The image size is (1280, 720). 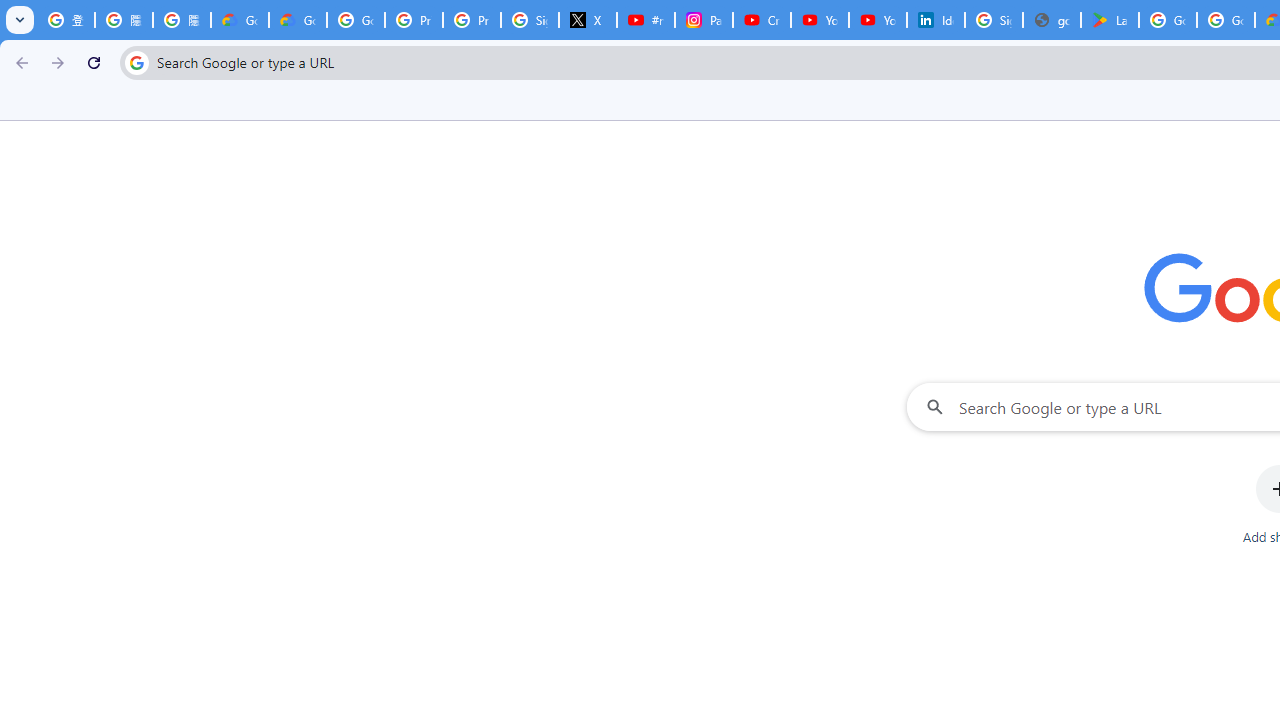 What do you see at coordinates (645, 20) in the screenshot?
I see `'#nbabasketballhighlights - YouTube'` at bounding box center [645, 20].